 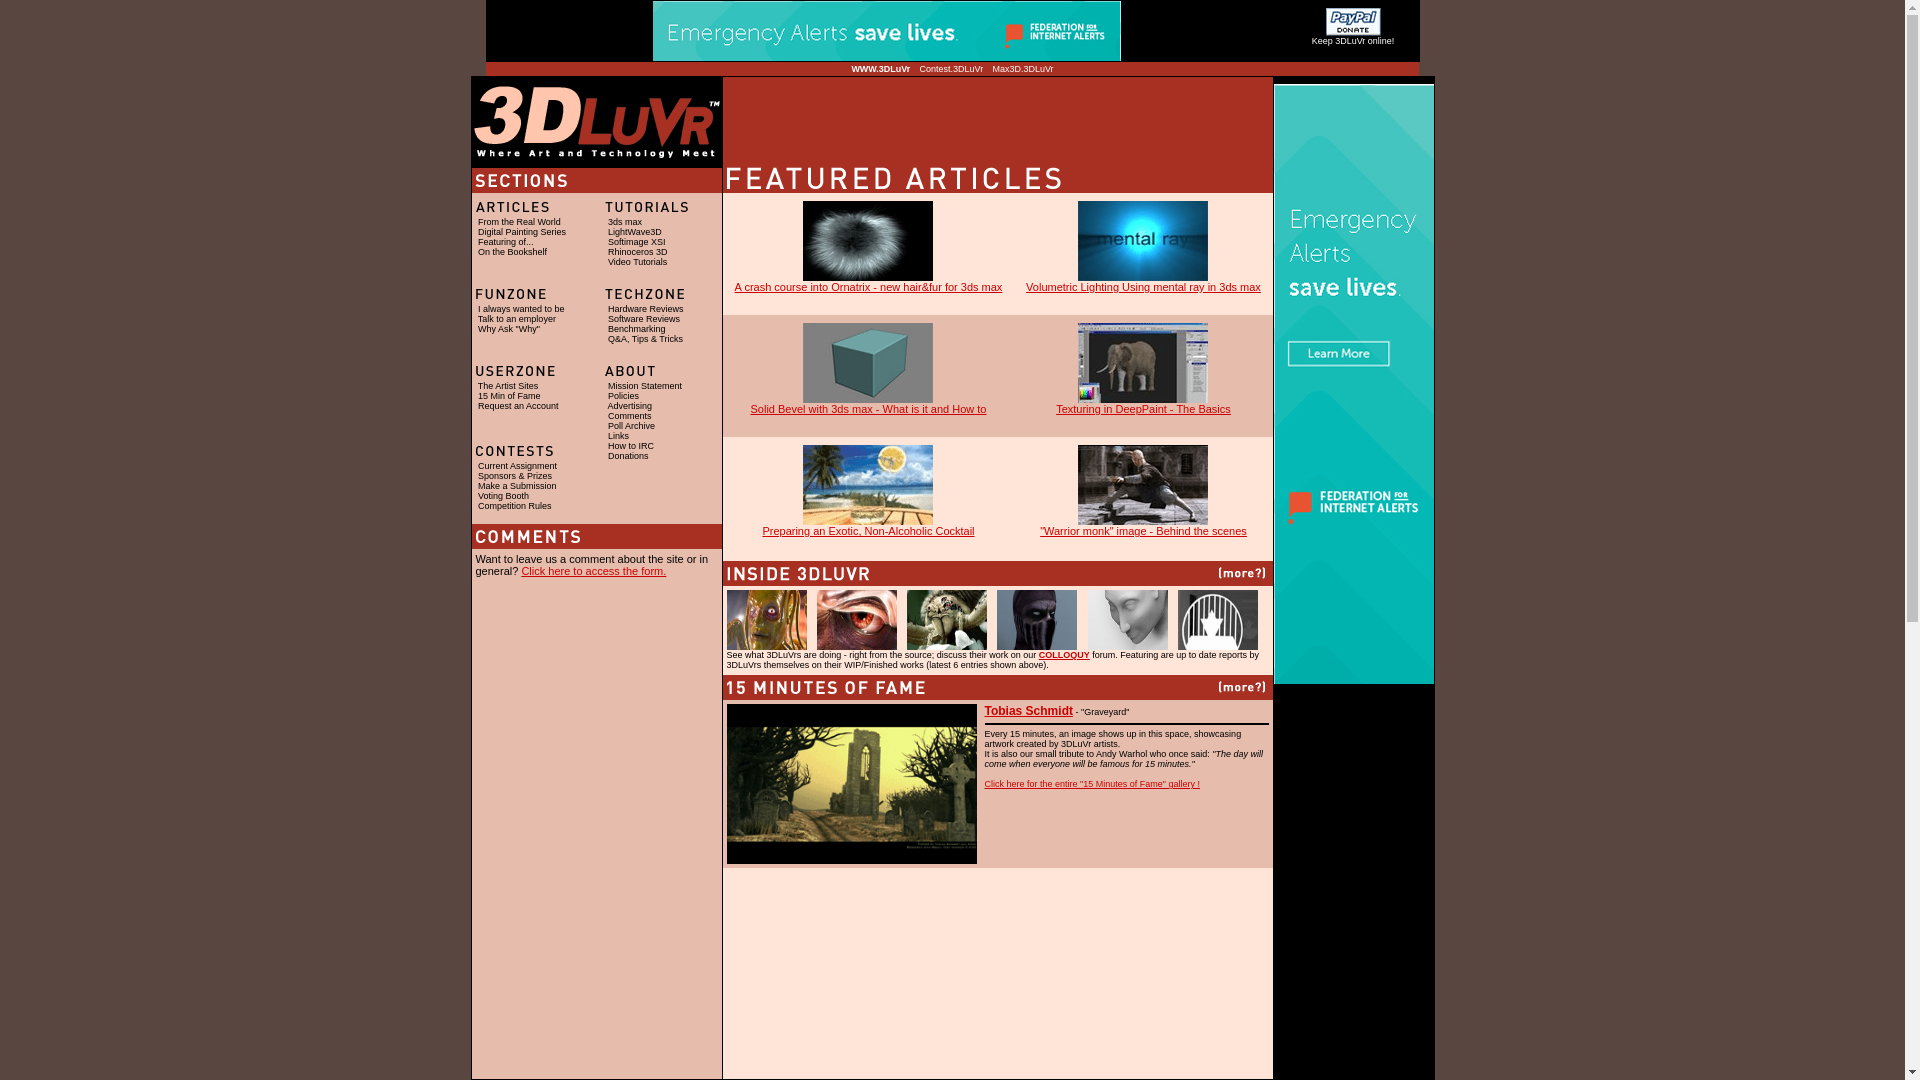 I want to click on 'Software Reviews', so click(x=607, y=318).